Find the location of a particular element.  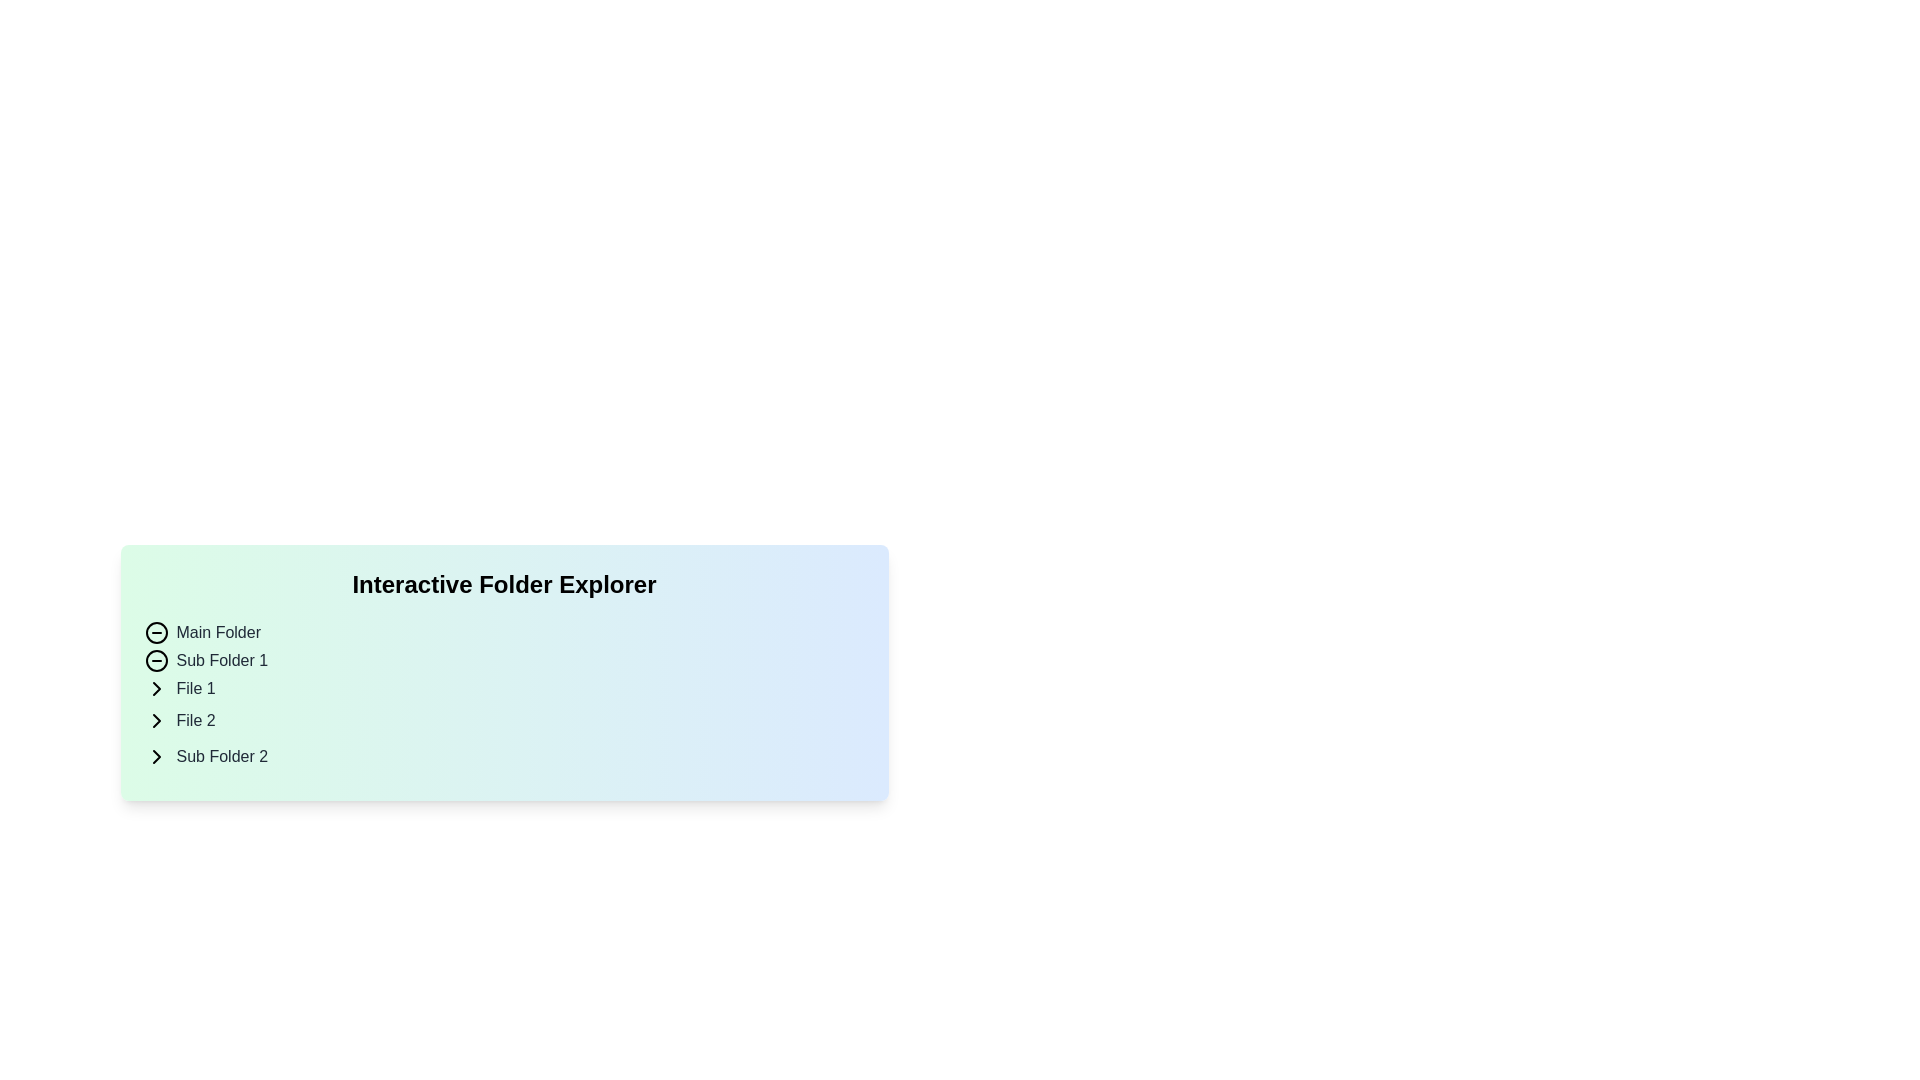

the chevron icon that indicates expandable content for 'File 1' is located at coordinates (155, 688).